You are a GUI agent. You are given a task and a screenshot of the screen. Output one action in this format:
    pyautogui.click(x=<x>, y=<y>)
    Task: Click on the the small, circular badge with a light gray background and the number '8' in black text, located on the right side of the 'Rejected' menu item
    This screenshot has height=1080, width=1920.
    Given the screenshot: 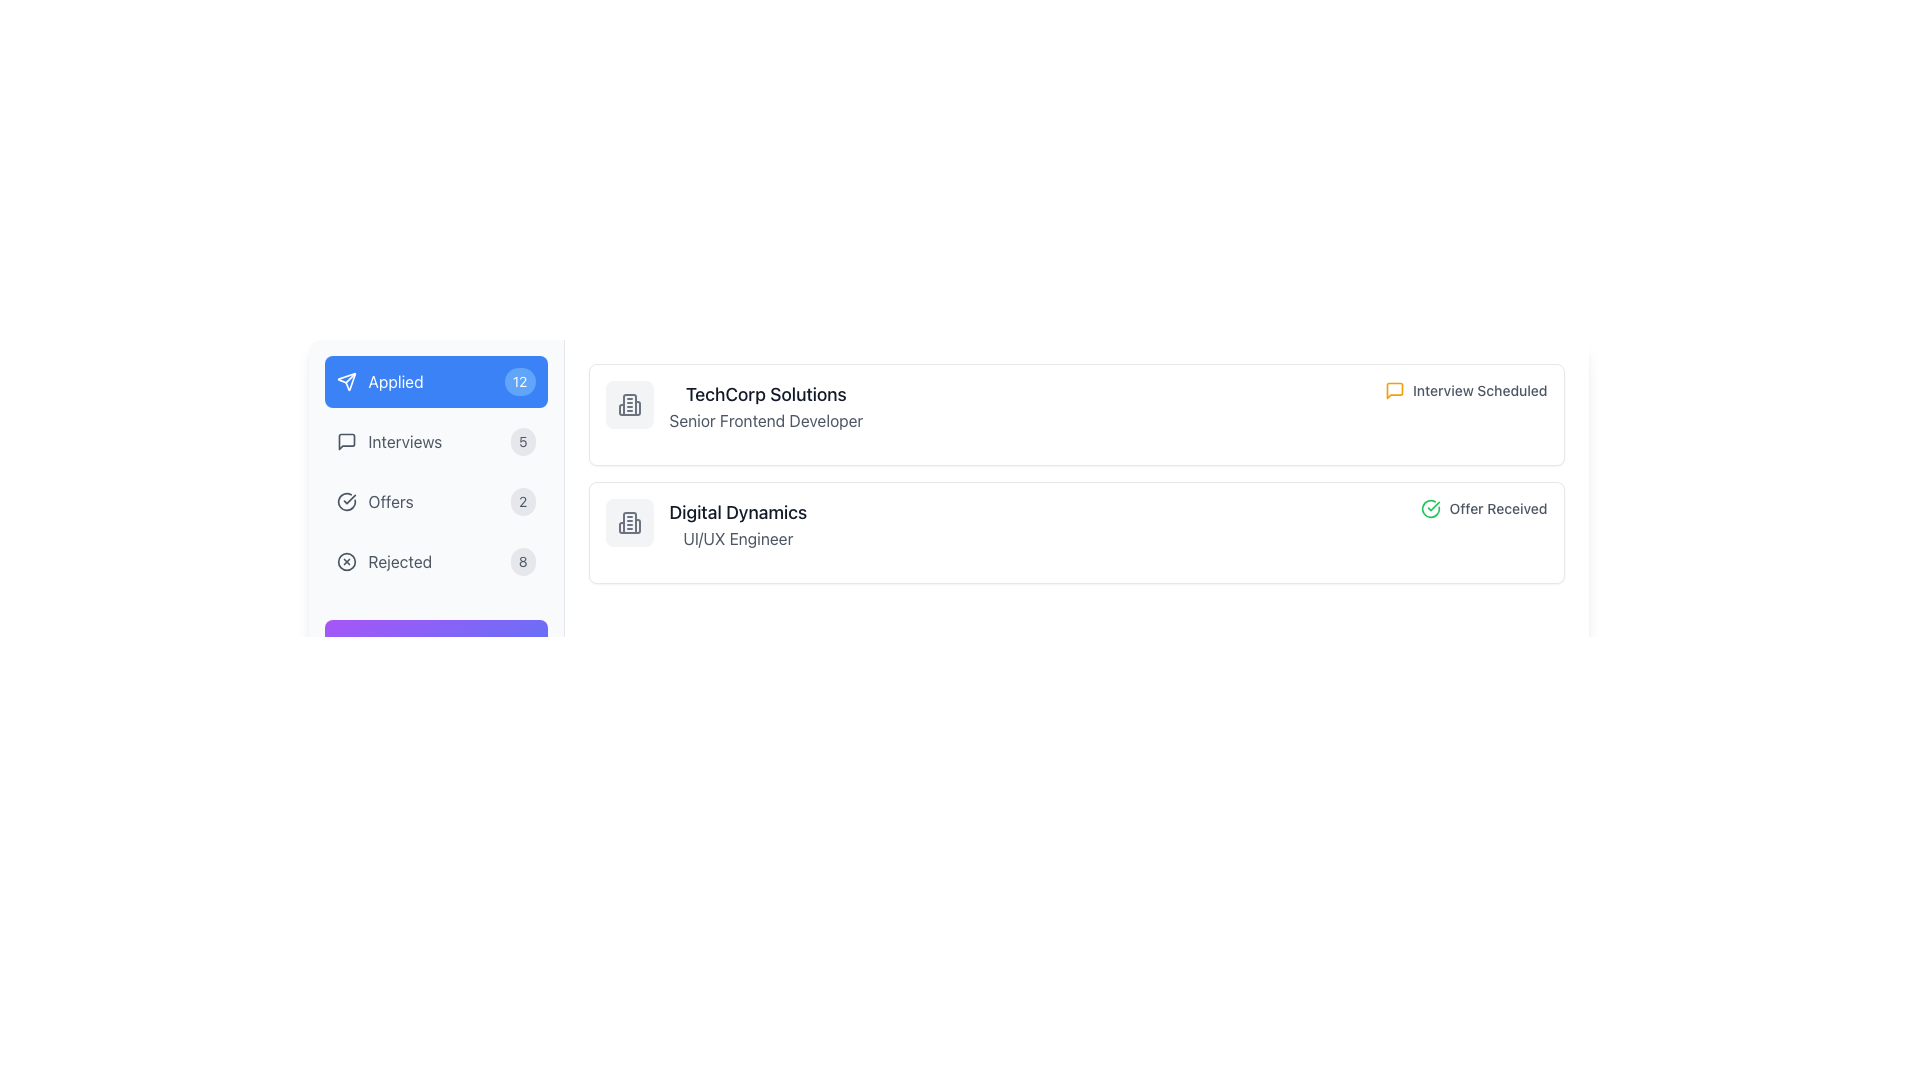 What is the action you would take?
    pyautogui.click(x=523, y=562)
    